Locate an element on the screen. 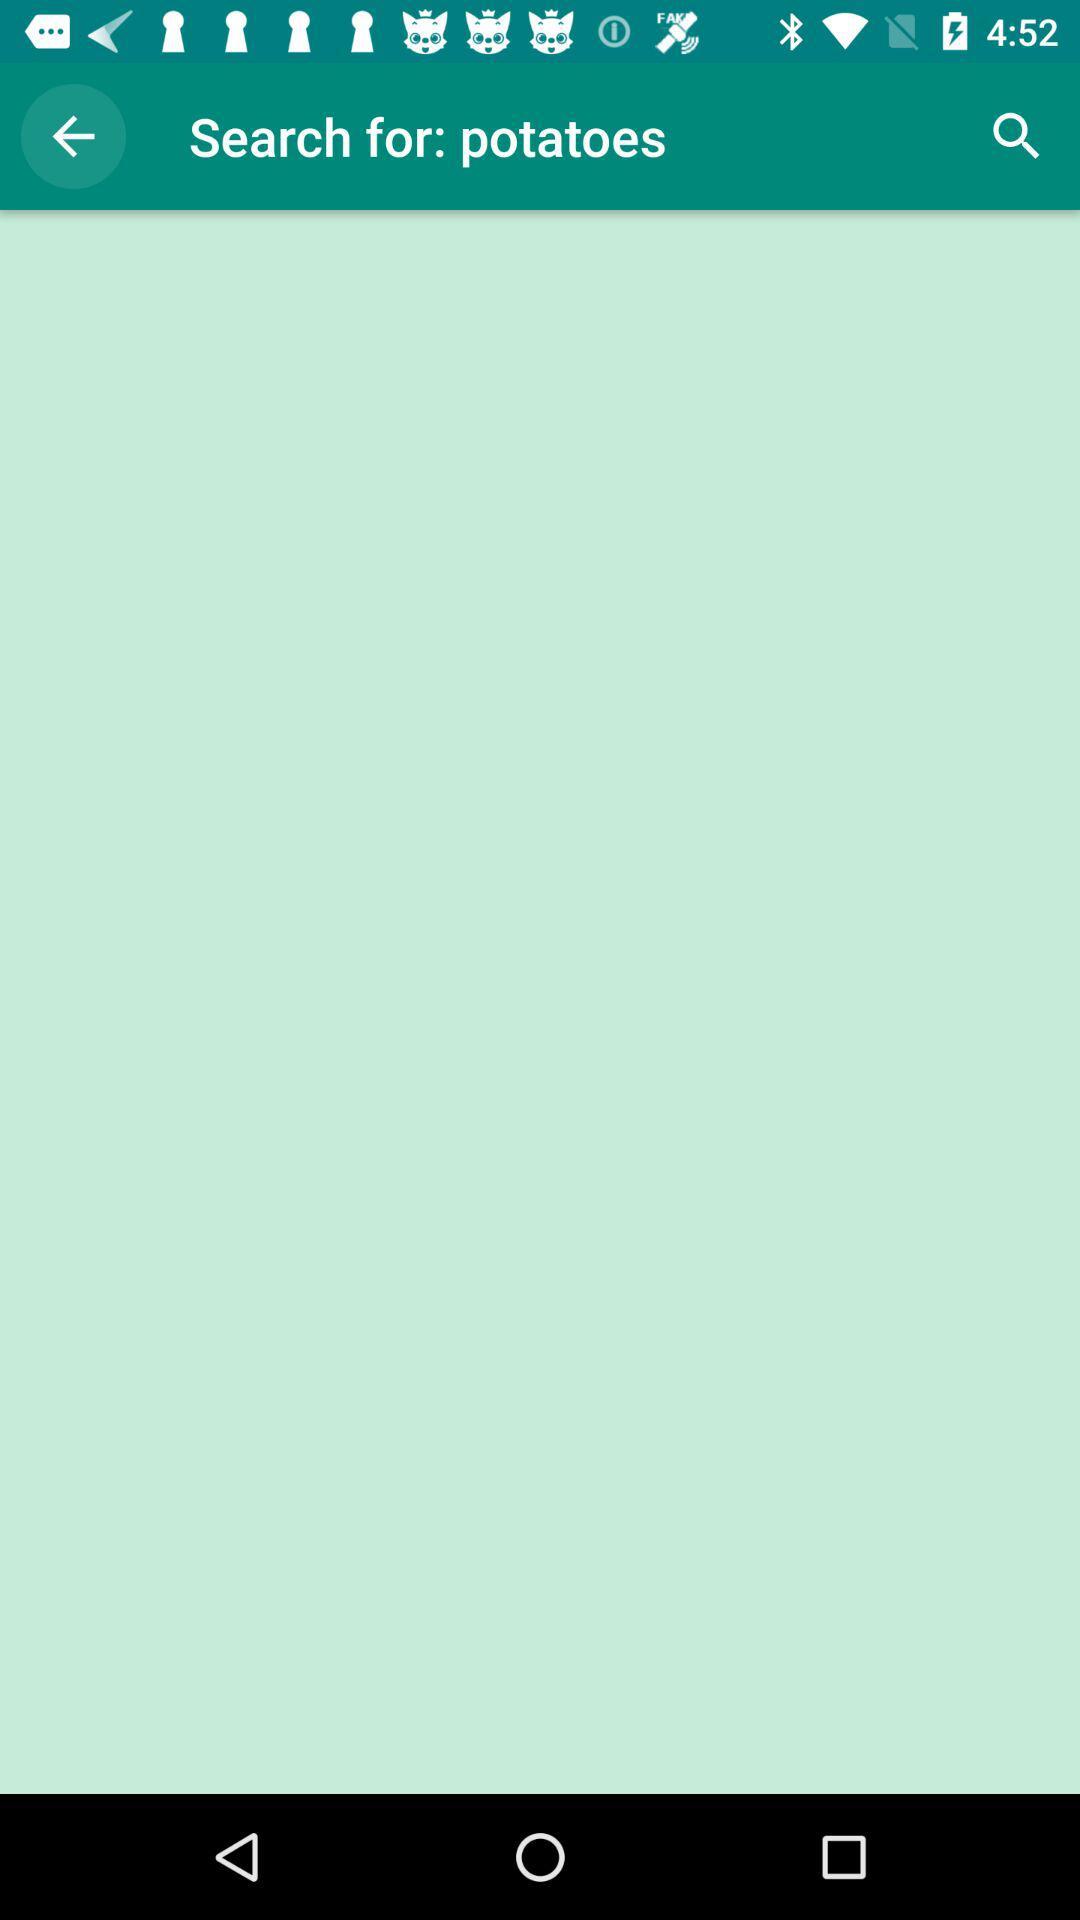  the item to the left of the search for: potatoes item is located at coordinates (72, 135).